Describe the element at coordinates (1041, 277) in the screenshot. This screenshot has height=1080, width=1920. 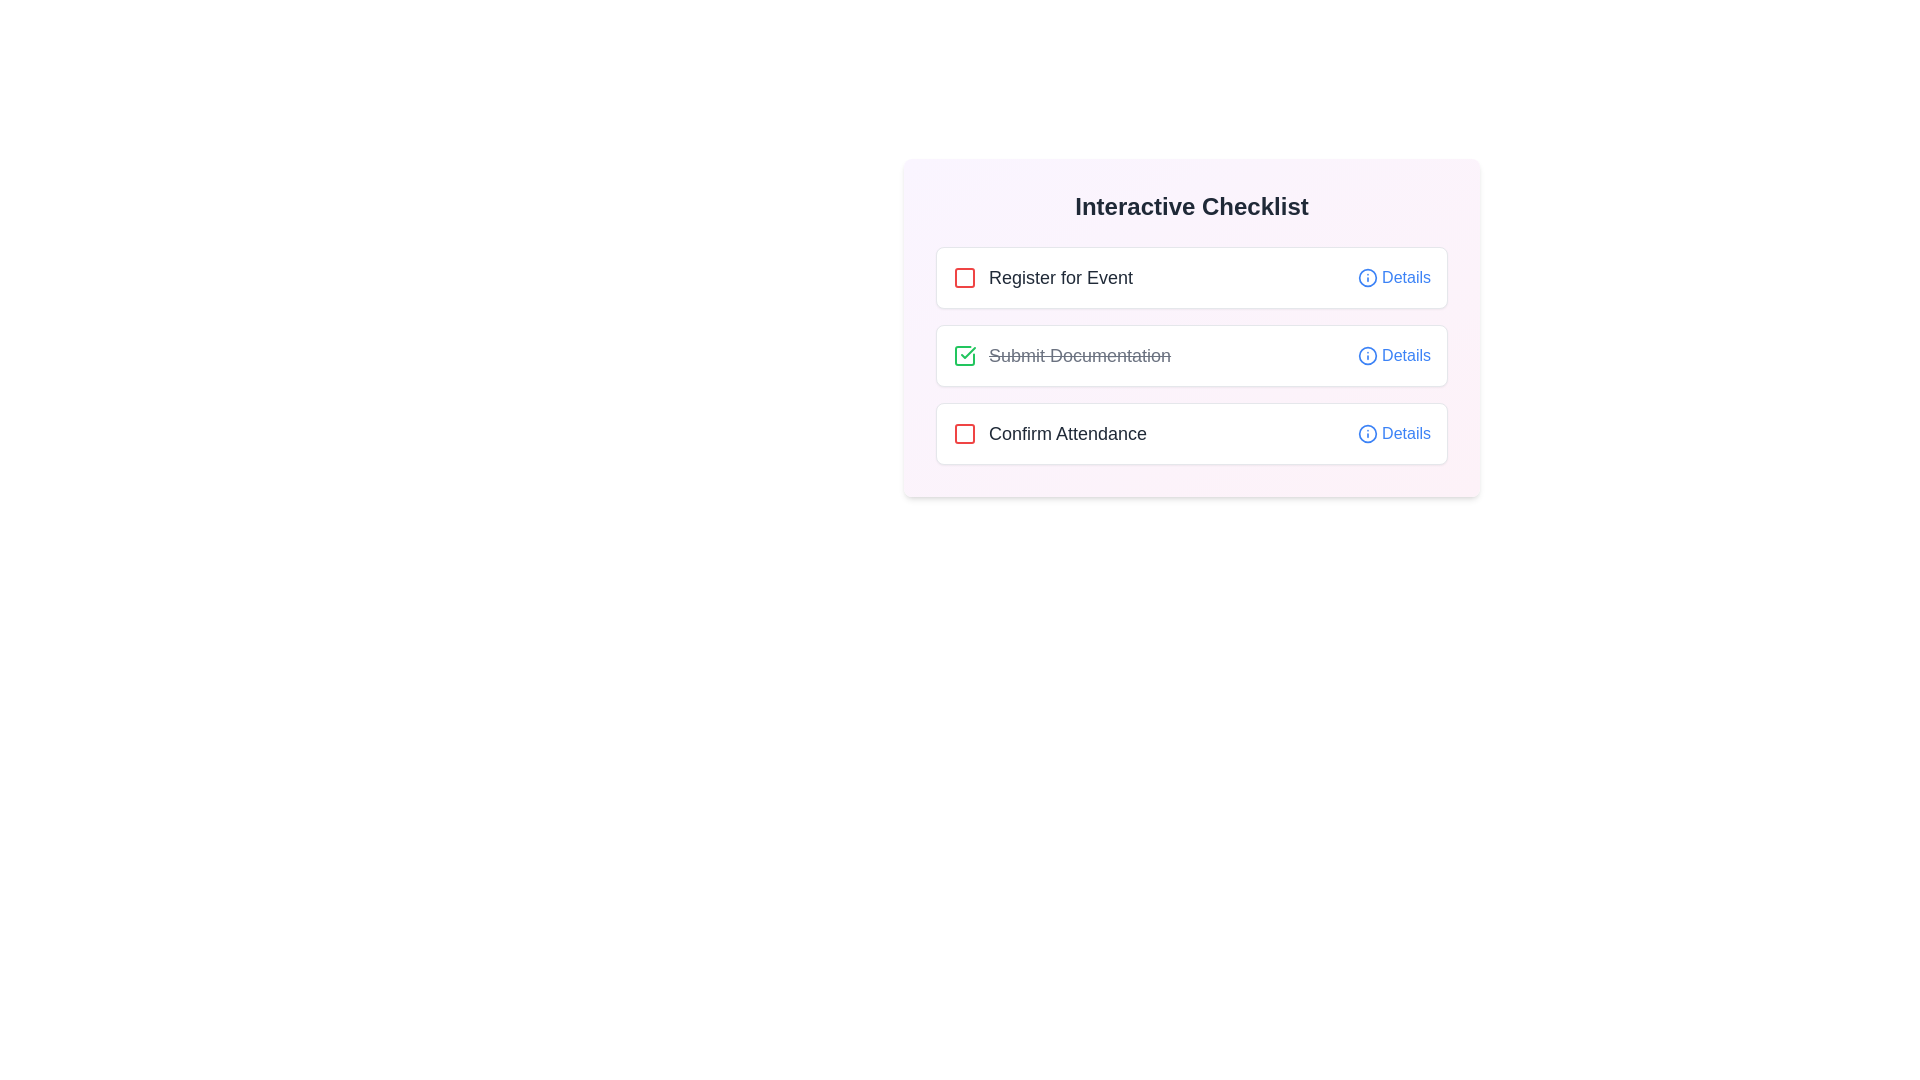
I see `on the text description of the first checklist item, 'Register for Event,'` at that location.